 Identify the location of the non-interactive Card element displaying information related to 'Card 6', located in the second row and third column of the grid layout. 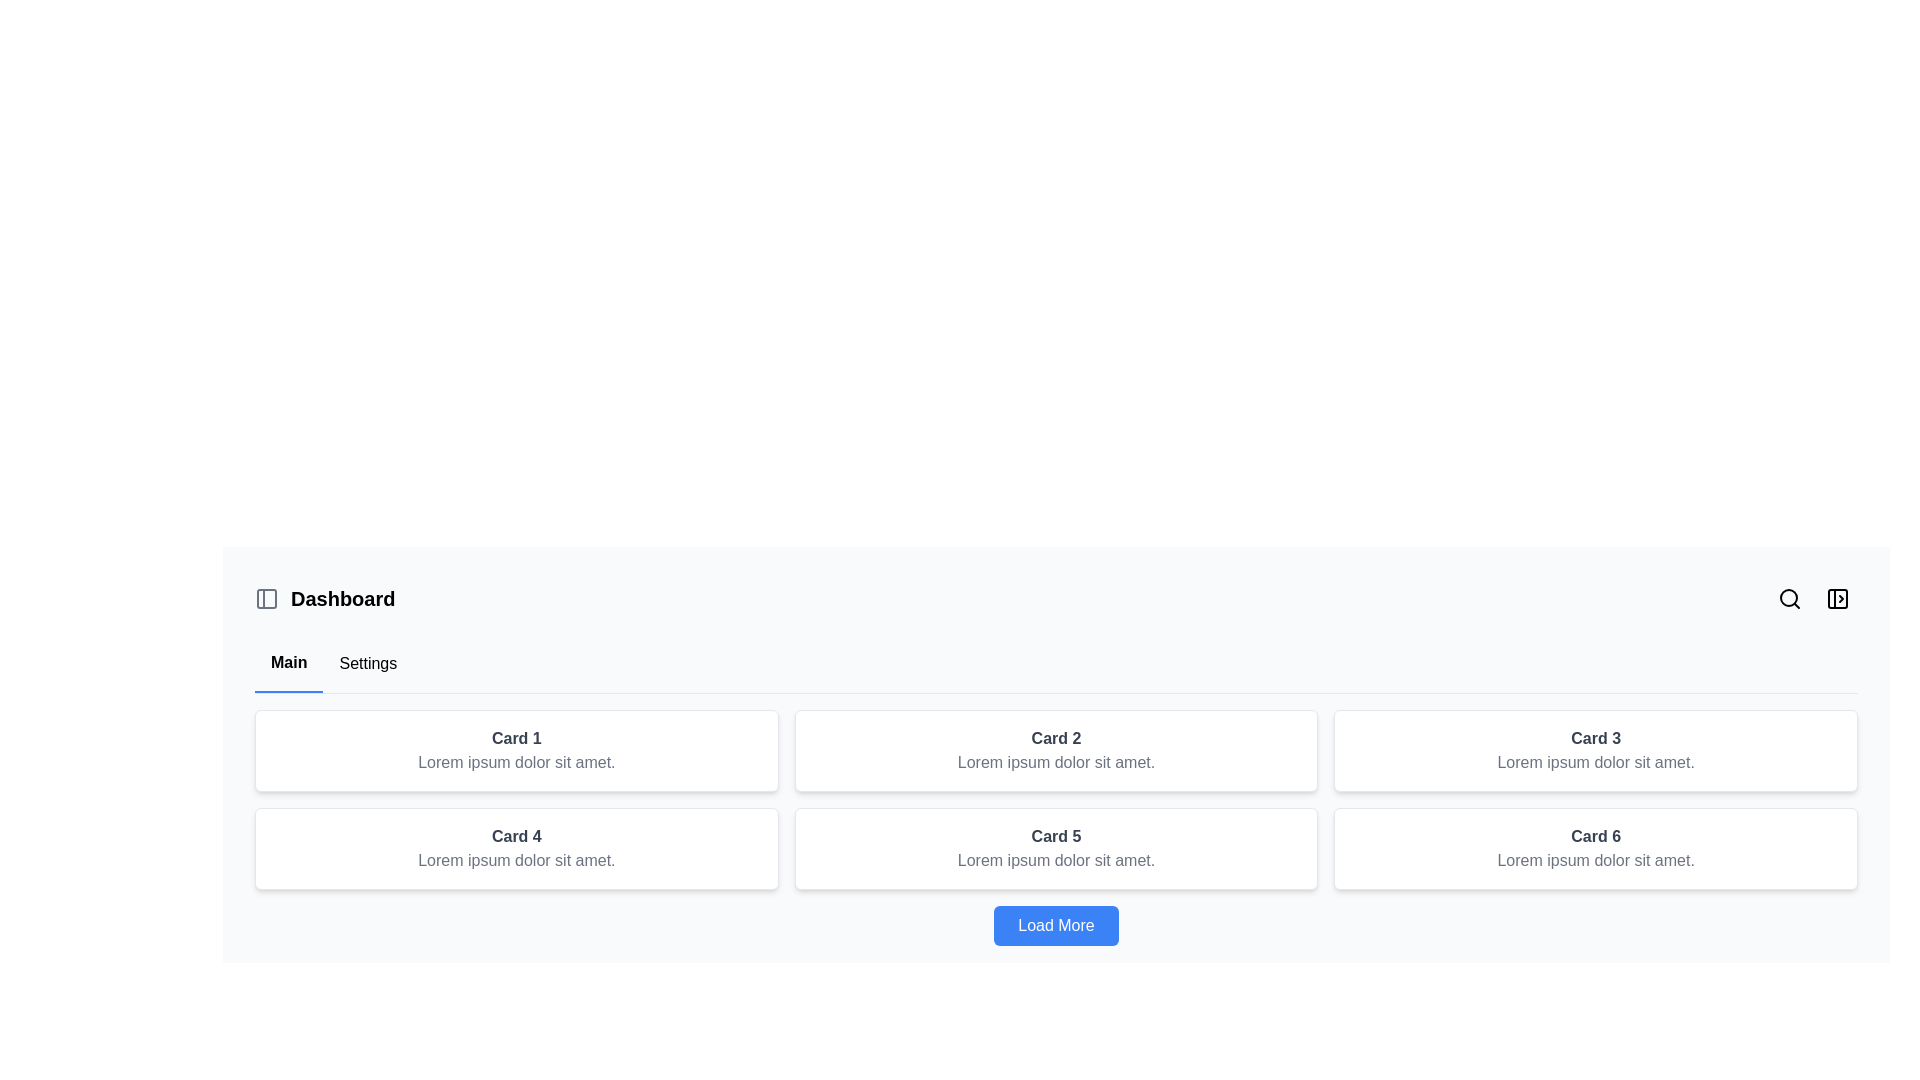
(1595, 848).